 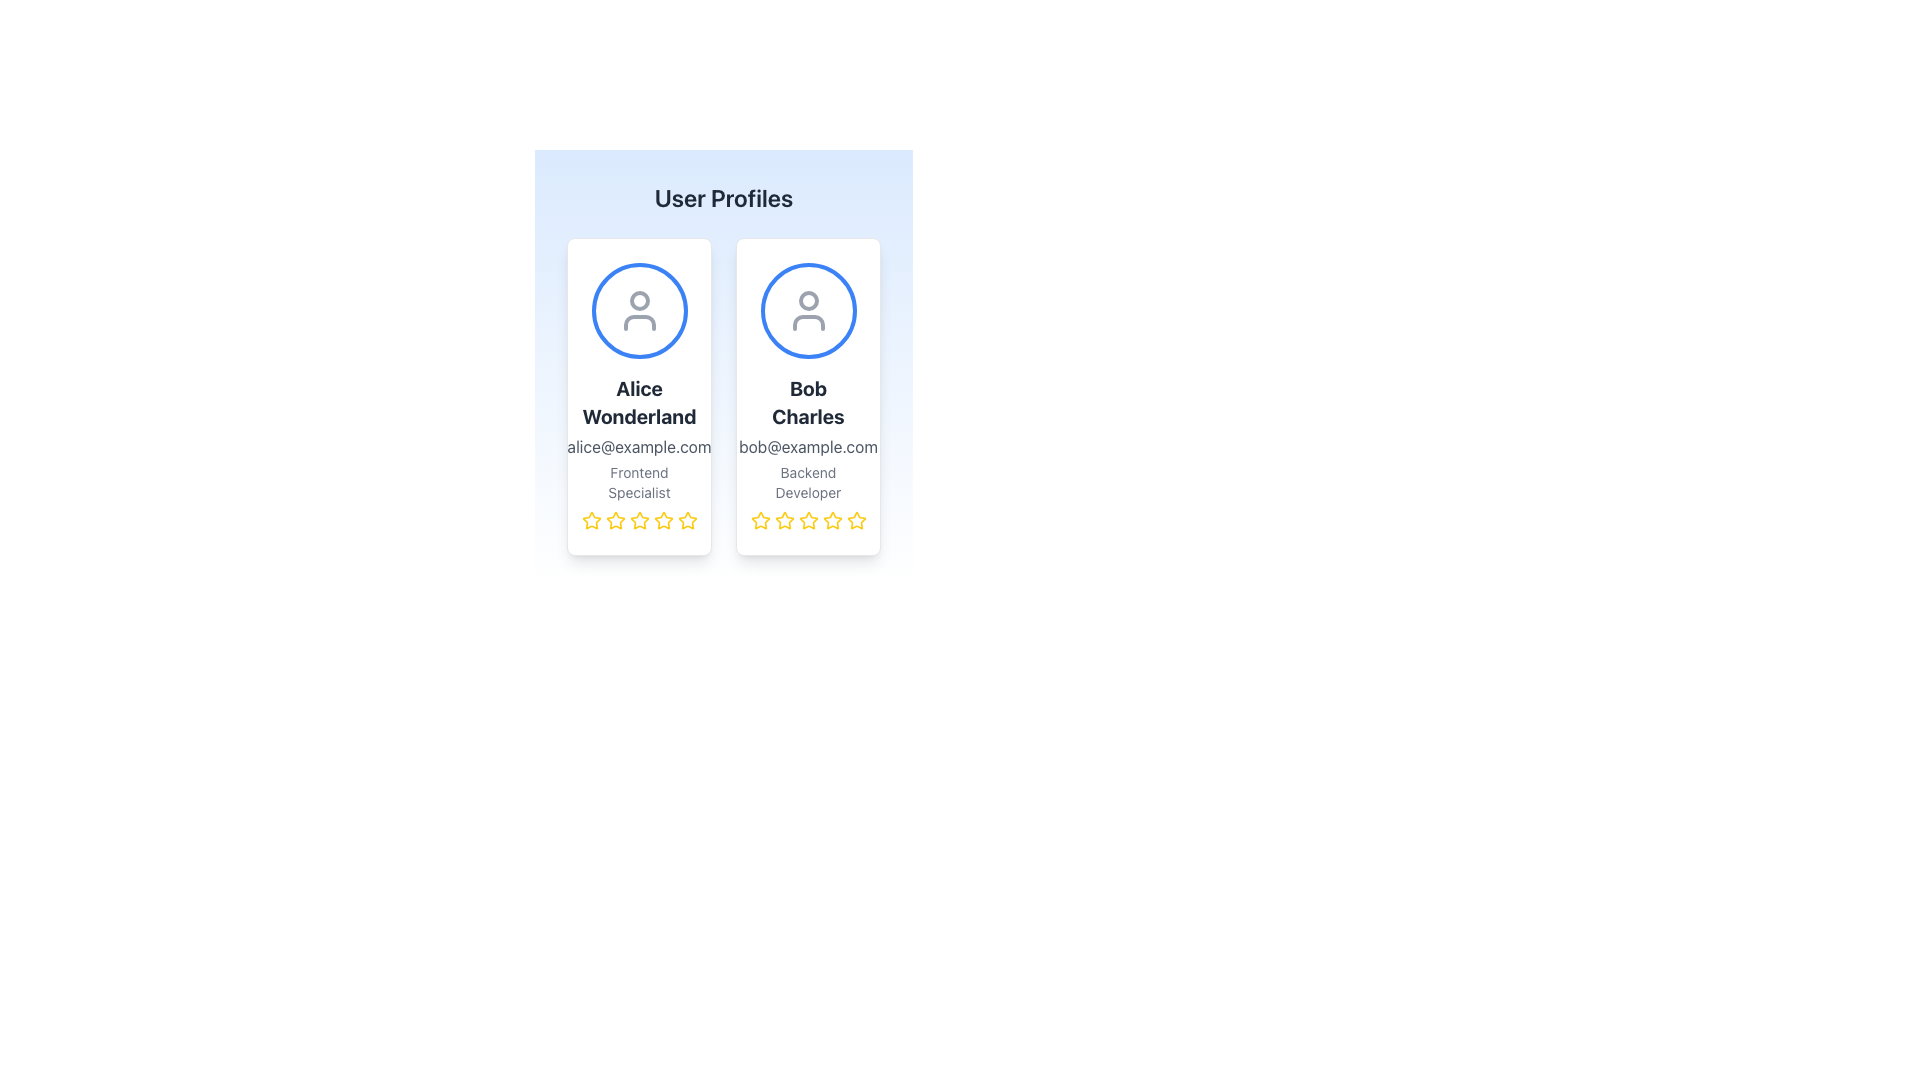 What do you see at coordinates (783, 519) in the screenshot?
I see `the third star in the rating widget for Bob Charles' profile card` at bounding box center [783, 519].